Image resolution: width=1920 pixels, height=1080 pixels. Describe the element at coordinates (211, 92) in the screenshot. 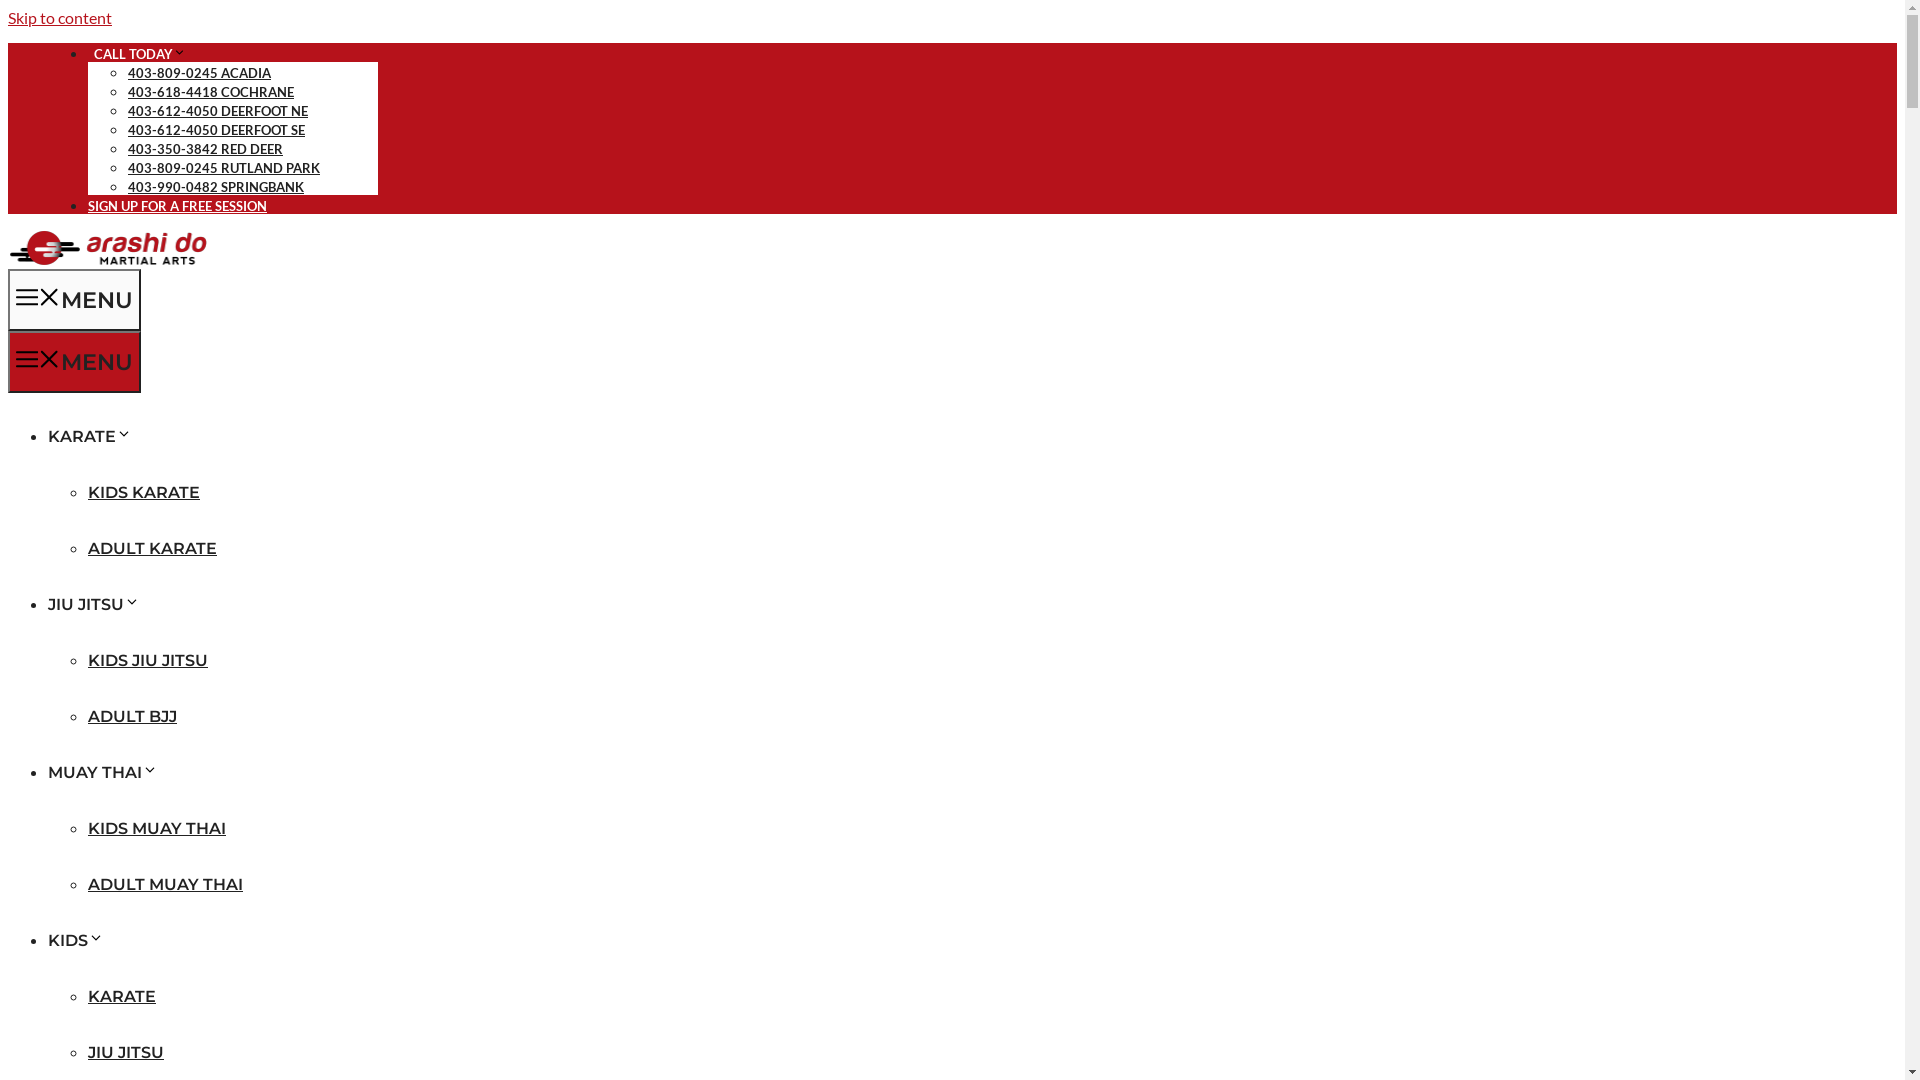

I see `'403-618-4418 COCHRANE'` at that location.